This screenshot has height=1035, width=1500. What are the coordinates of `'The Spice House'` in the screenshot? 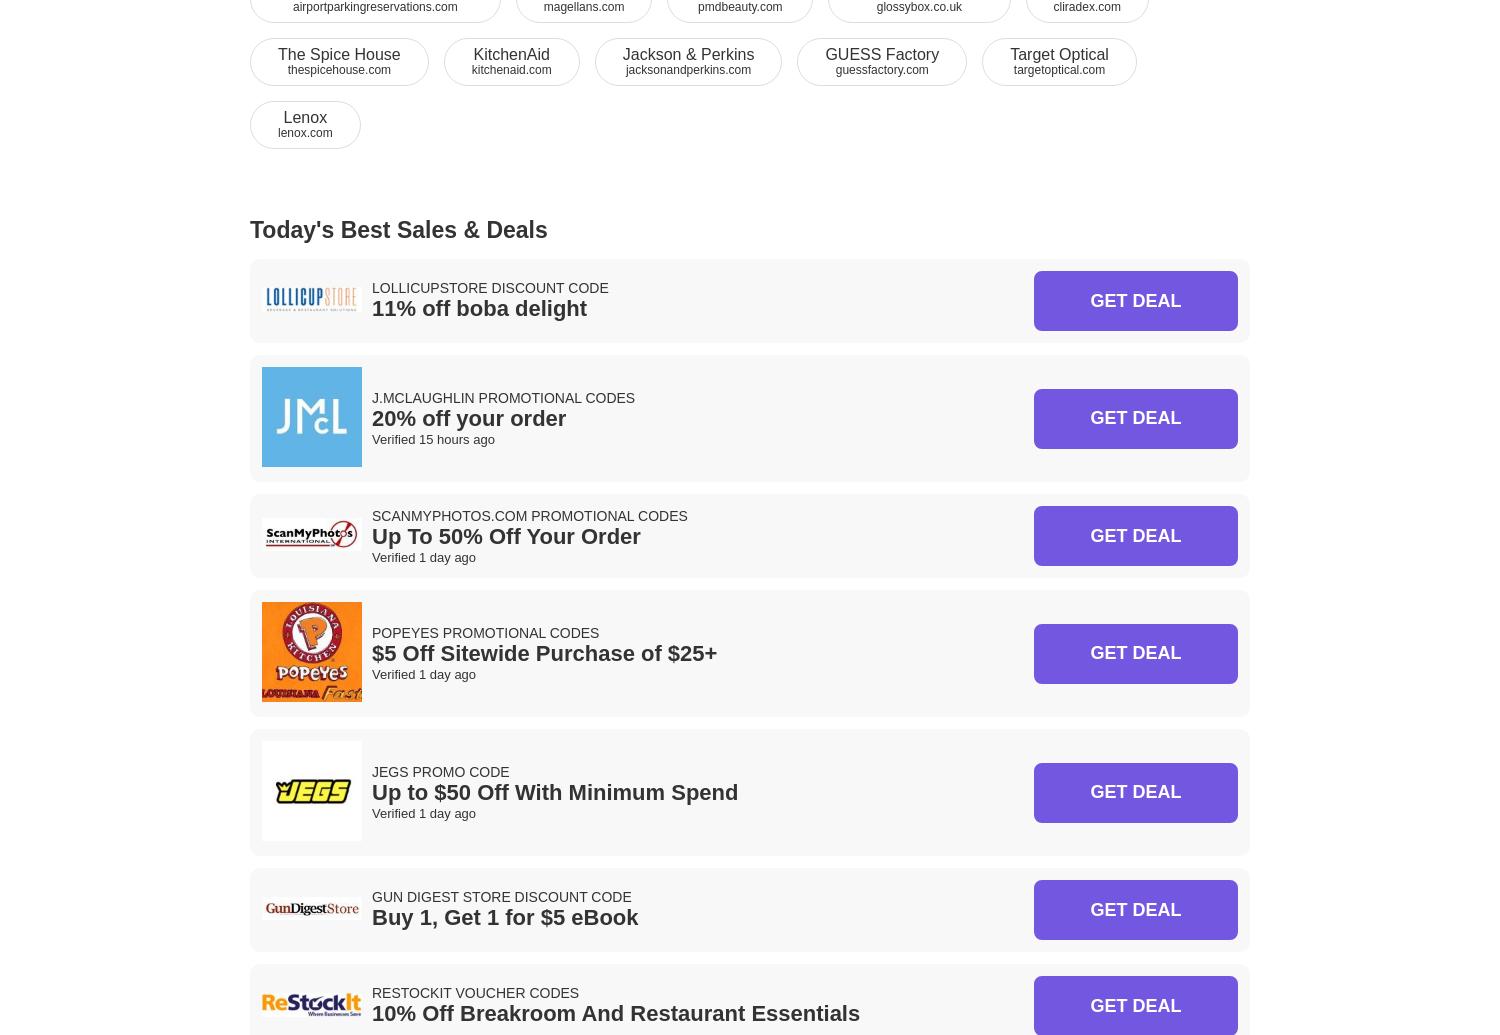 It's located at (338, 54).